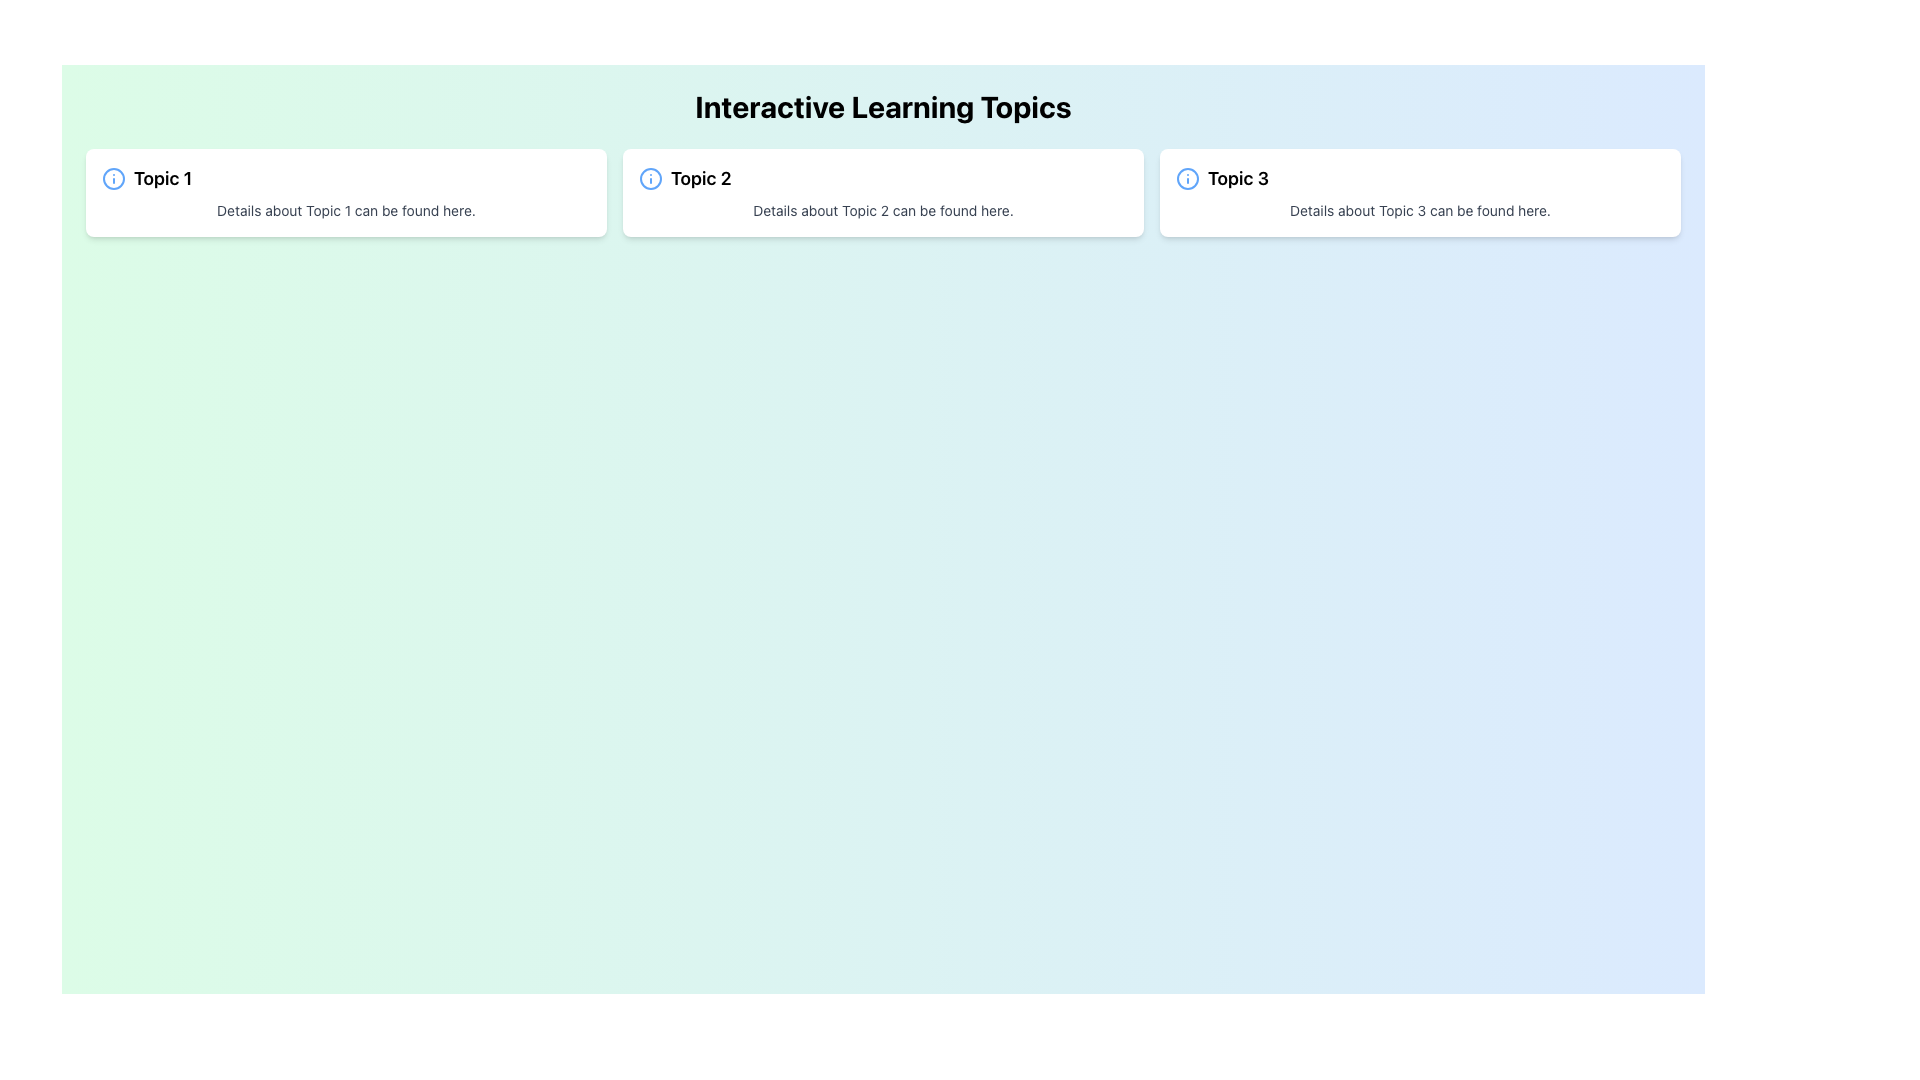 The height and width of the screenshot is (1080, 1920). I want to click on the core blue circular shape of the info icon located to the left of the text labeled 'Topic 2', depending on its interactive state, so click(651, 177).